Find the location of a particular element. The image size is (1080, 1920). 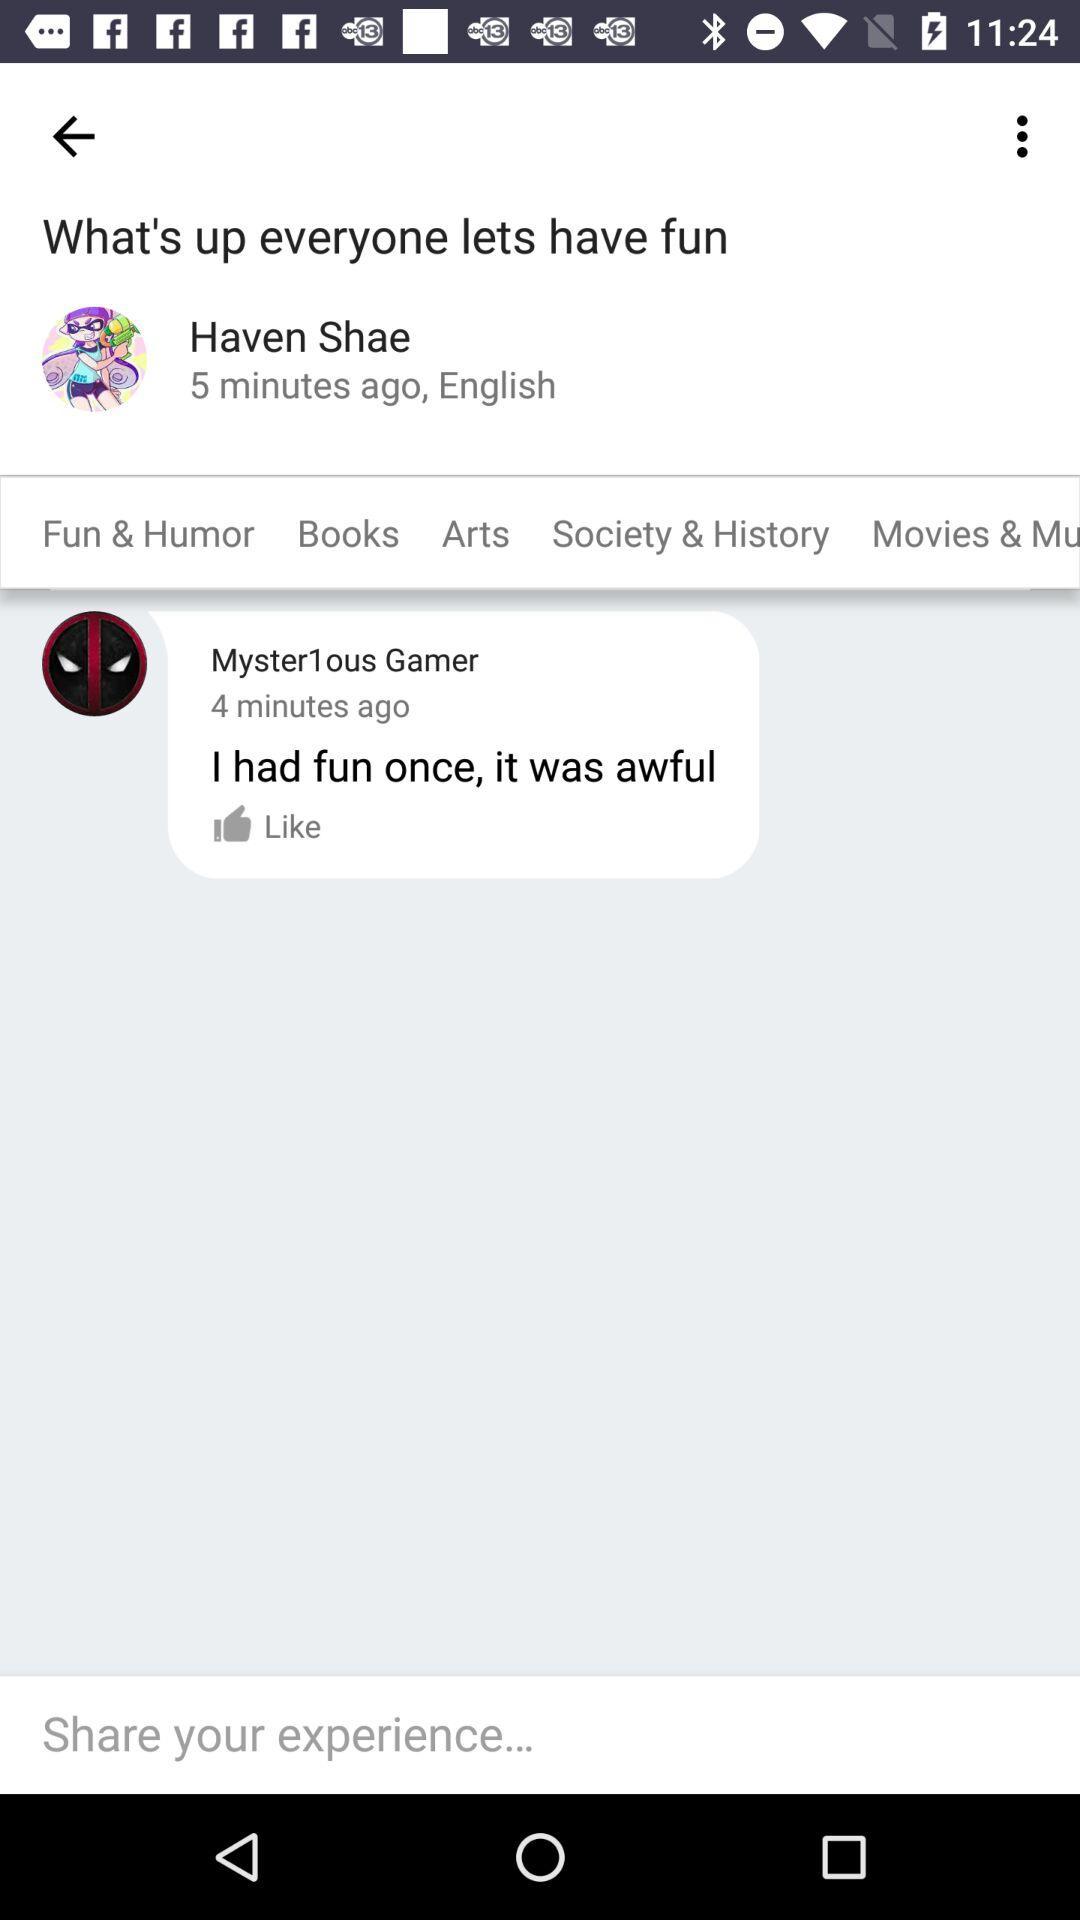

this persons profile is located at coordinates (94, 359).